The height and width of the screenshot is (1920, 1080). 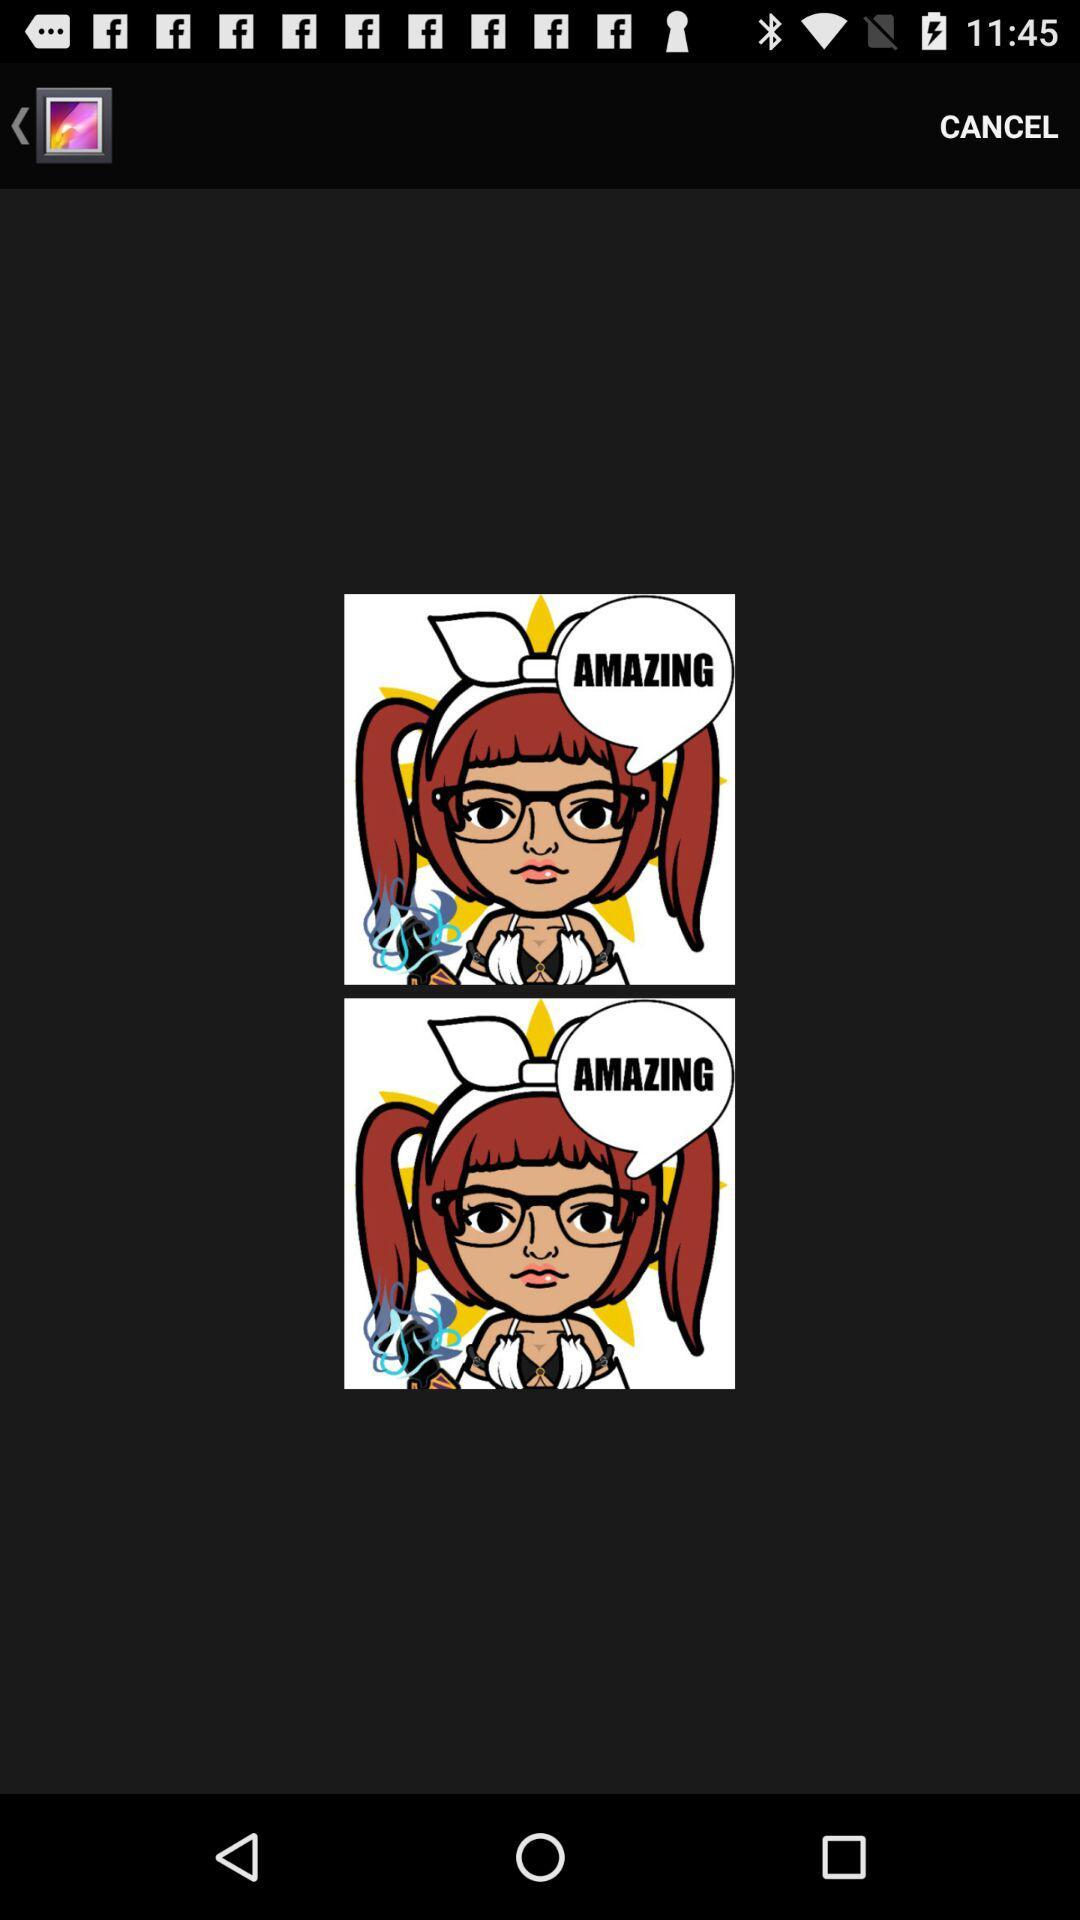 What do you see at coordinates (999, 124) in the screenshot?
I see `cancel icon` at bounding box center [999, 124].